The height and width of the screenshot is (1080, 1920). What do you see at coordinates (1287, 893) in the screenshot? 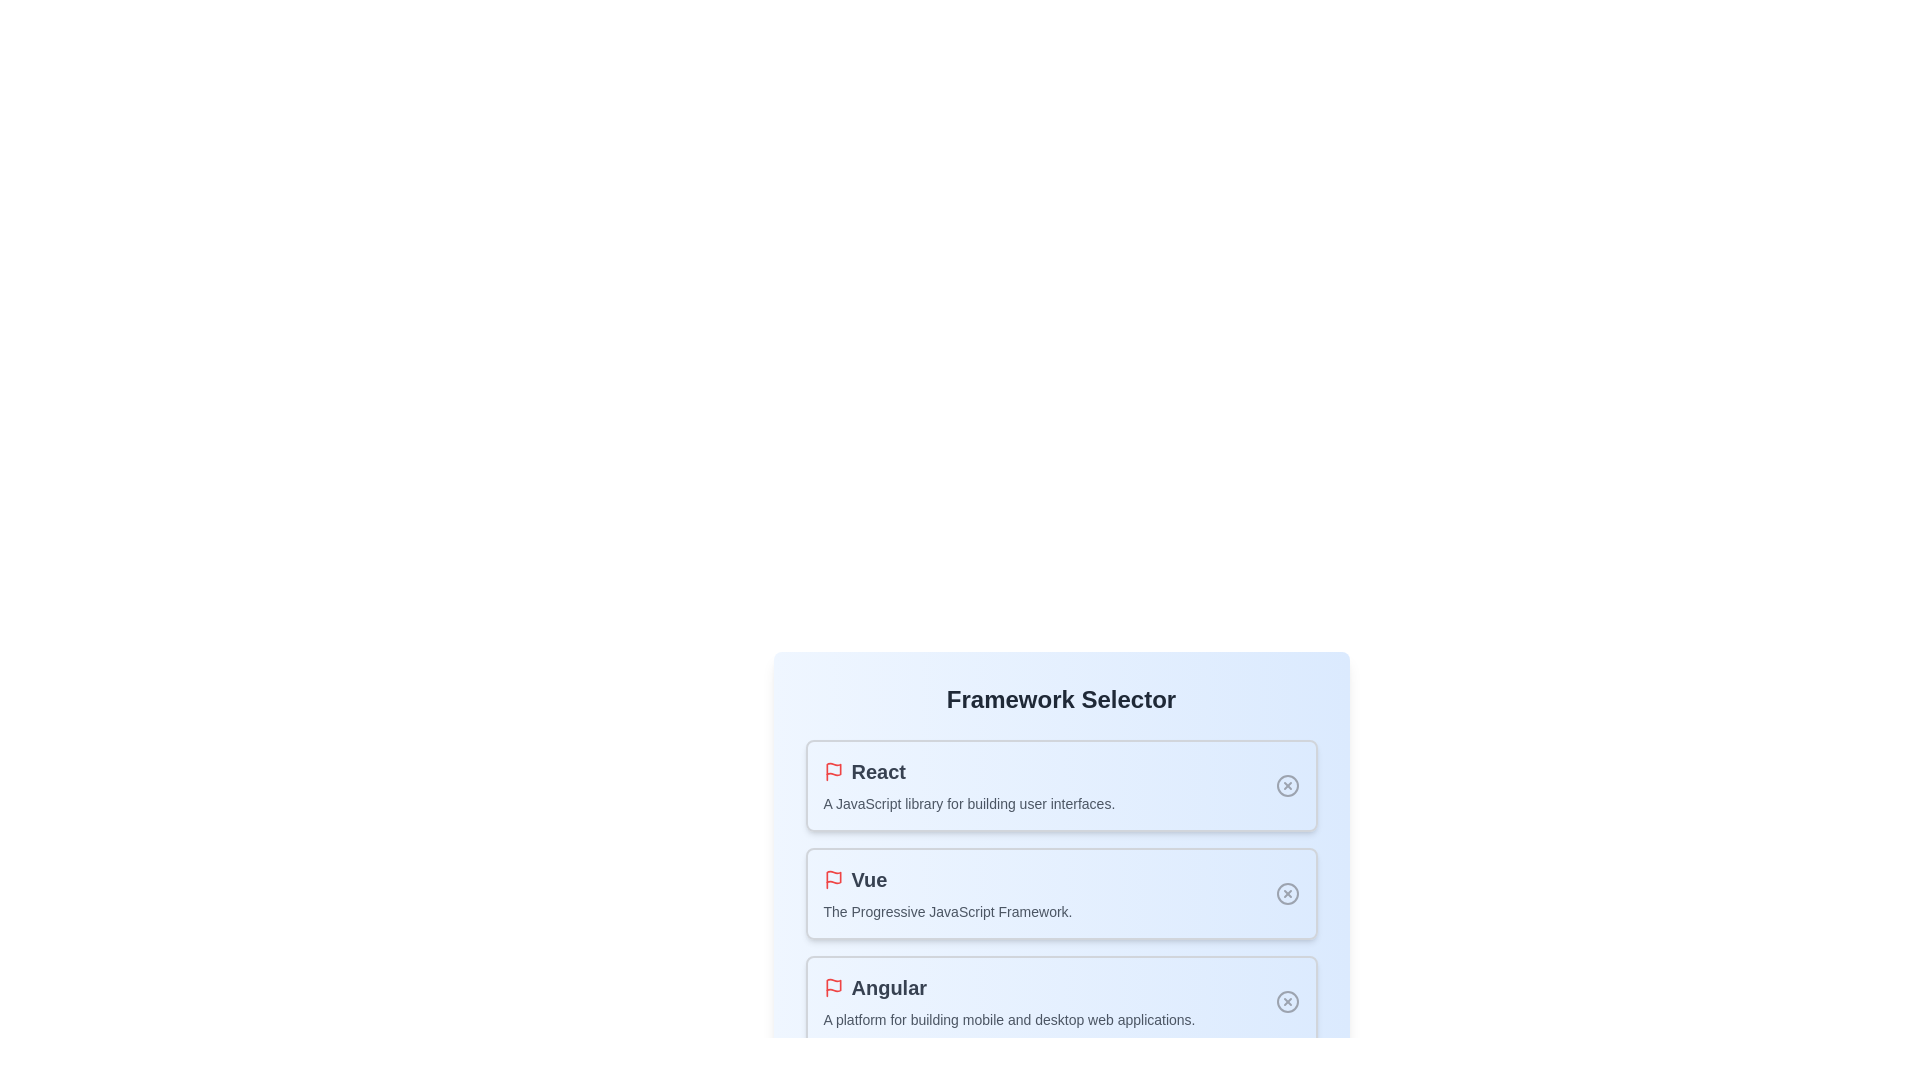
I see `the selection state indicator for Vue` at bounding box center [1287, 893].